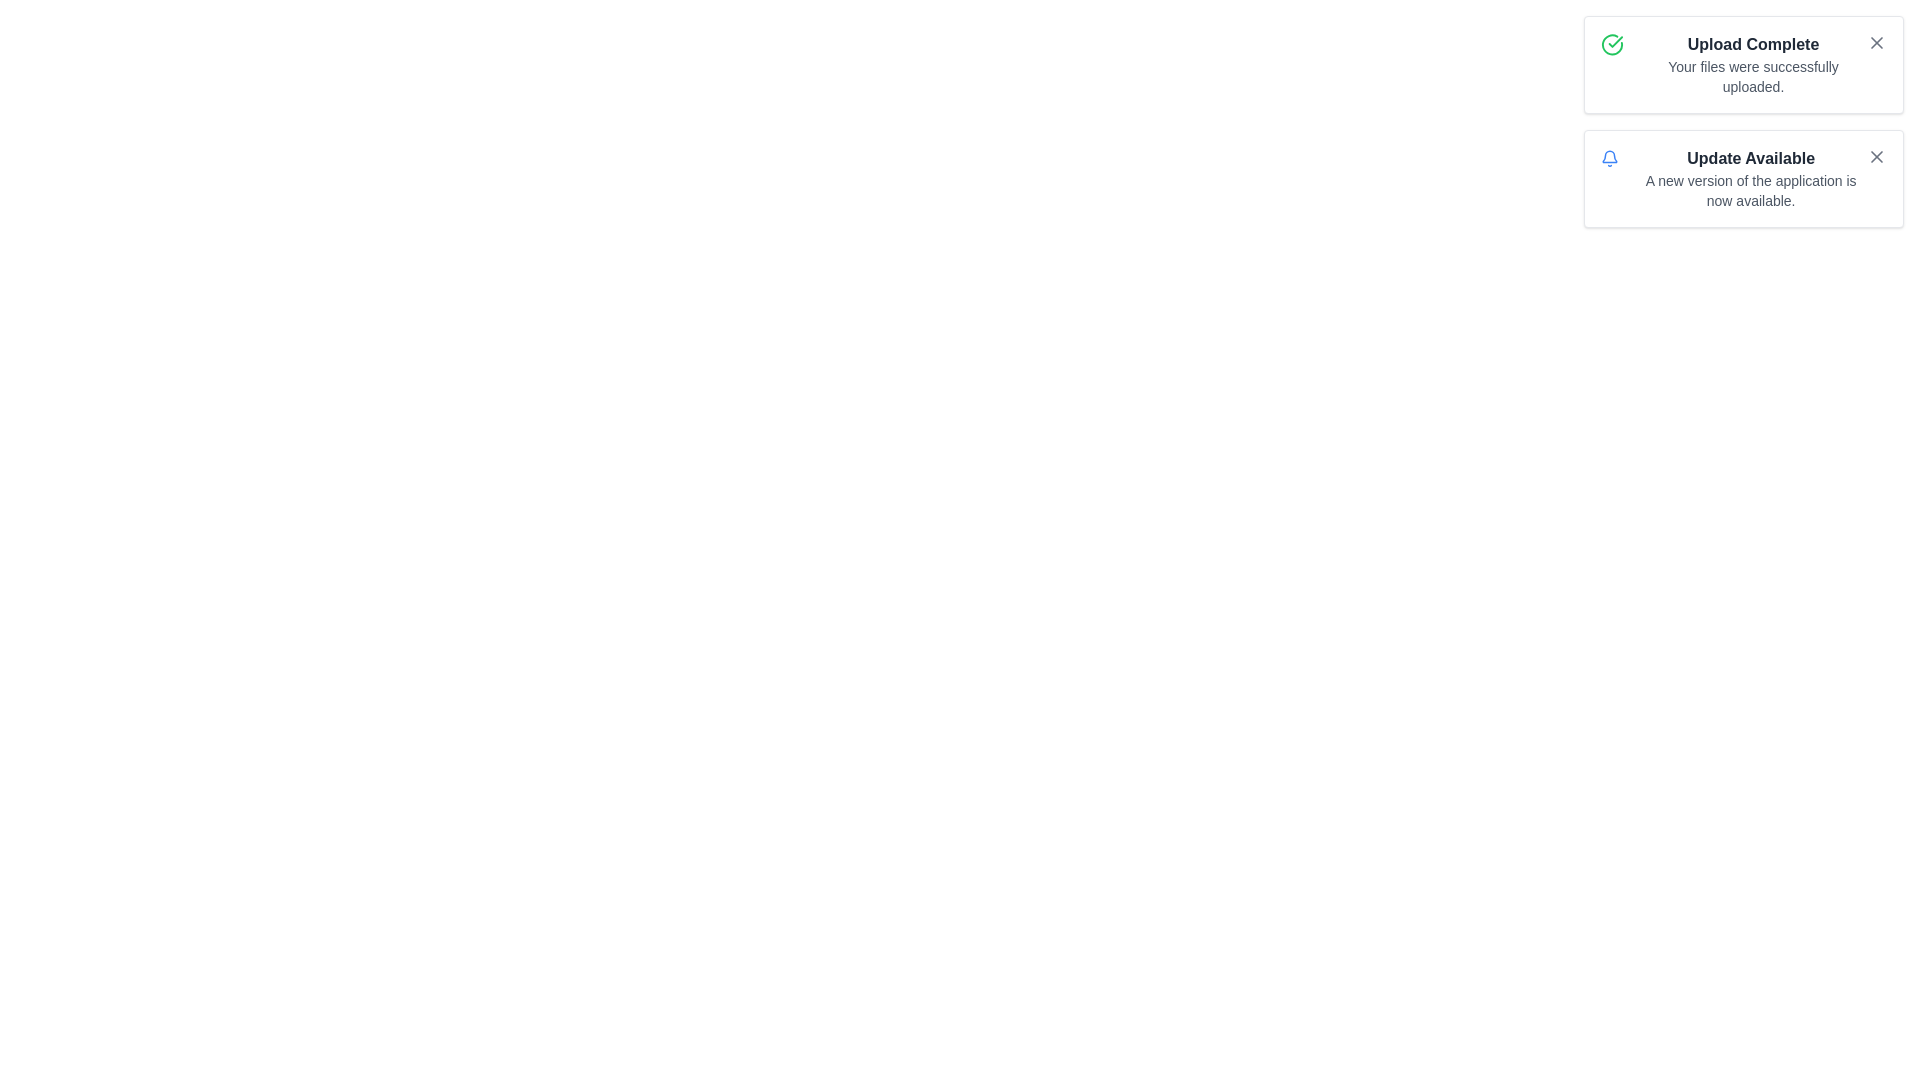  Describe the element at coordinates (1875, 156) in the screenshot. I see `the close button located in the top-right corner of the notification panel` at that location.